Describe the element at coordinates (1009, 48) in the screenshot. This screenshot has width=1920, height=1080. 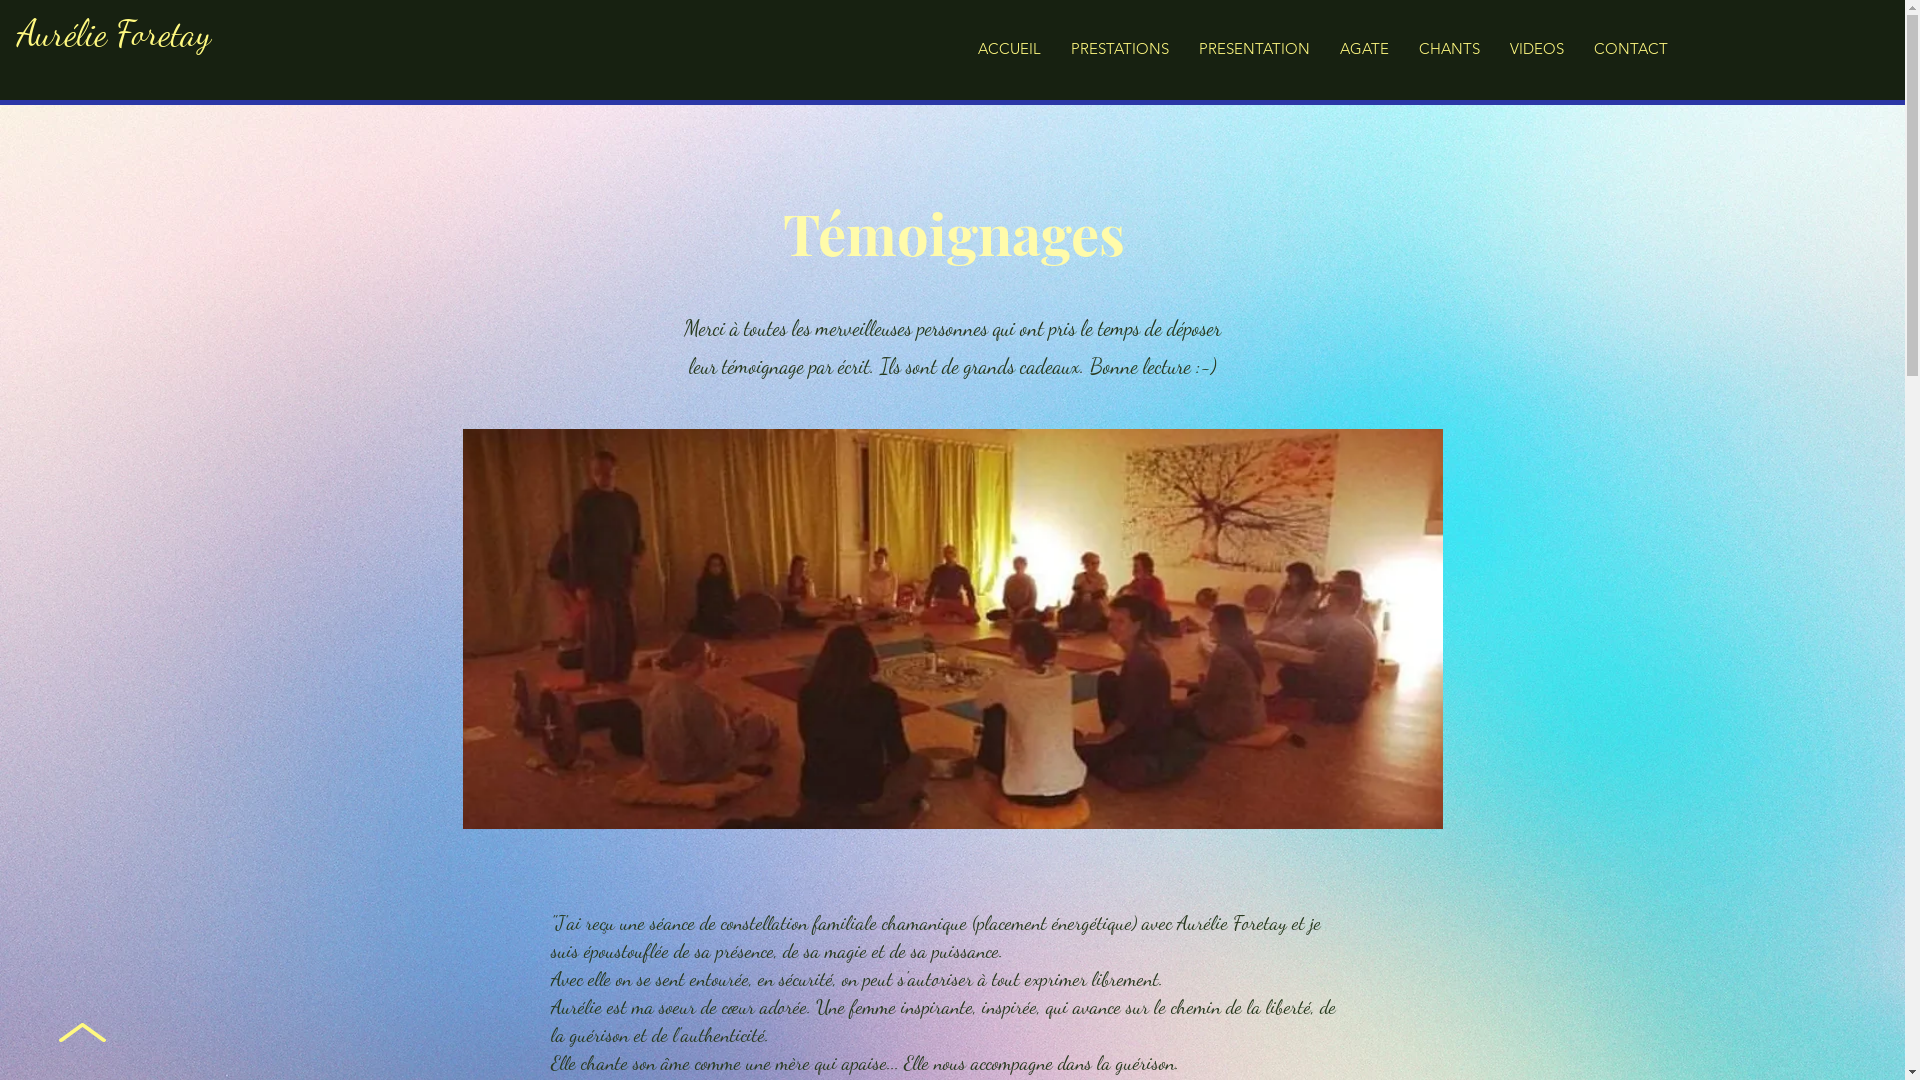
I see `'ACCUEIL'` at that location.